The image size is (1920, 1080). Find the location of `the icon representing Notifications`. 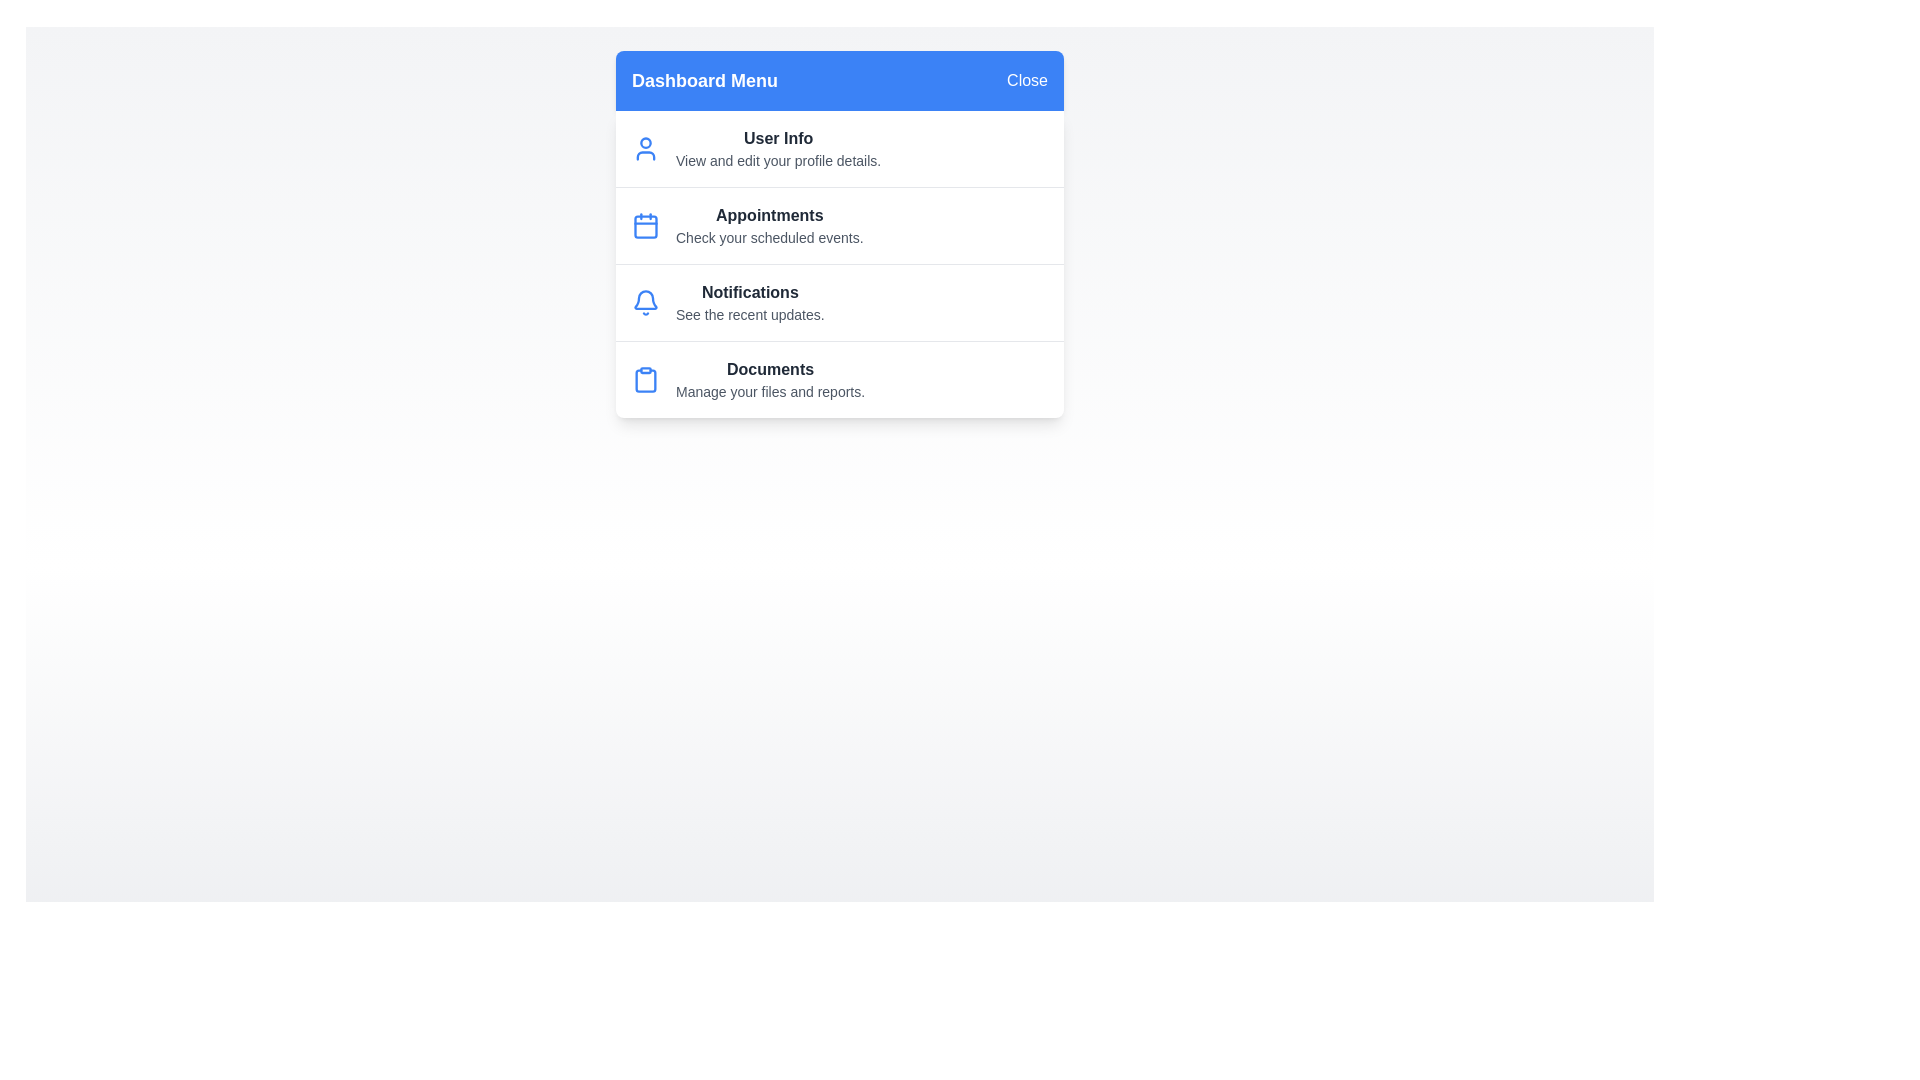

the icon representing Notifications is located at coordinates (646, 303).